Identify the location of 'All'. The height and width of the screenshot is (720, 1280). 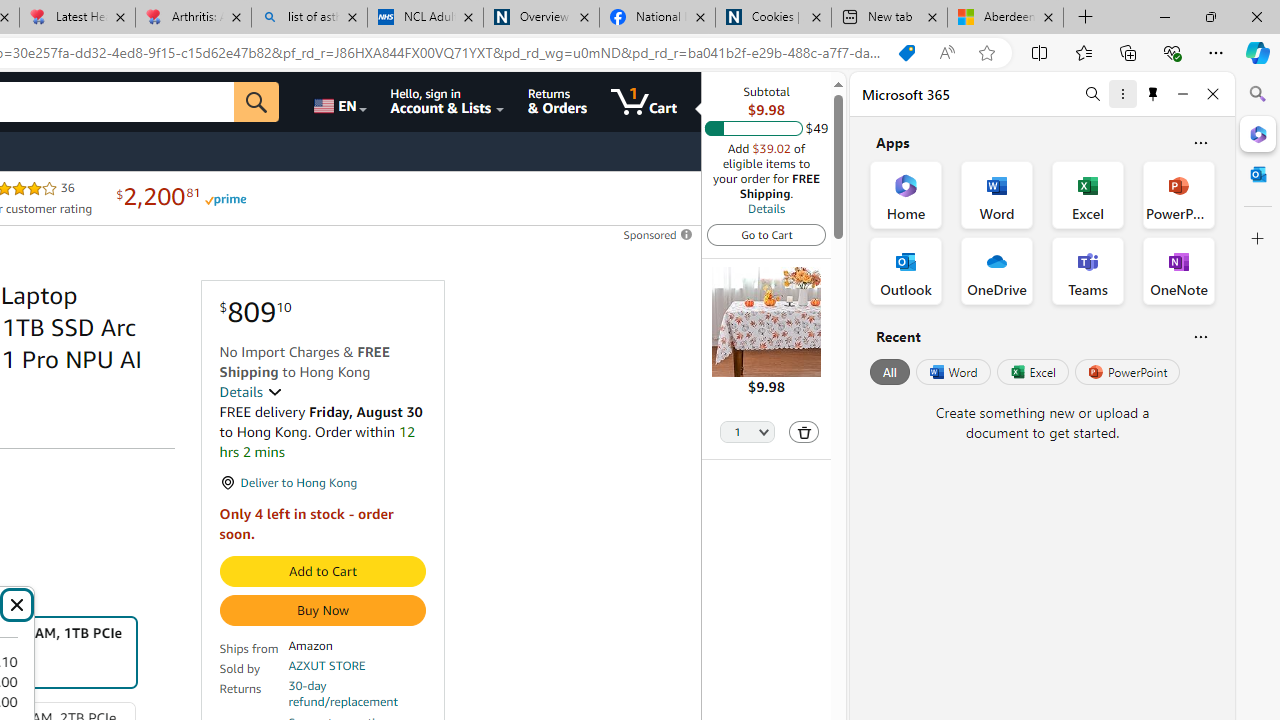
(889, 372).